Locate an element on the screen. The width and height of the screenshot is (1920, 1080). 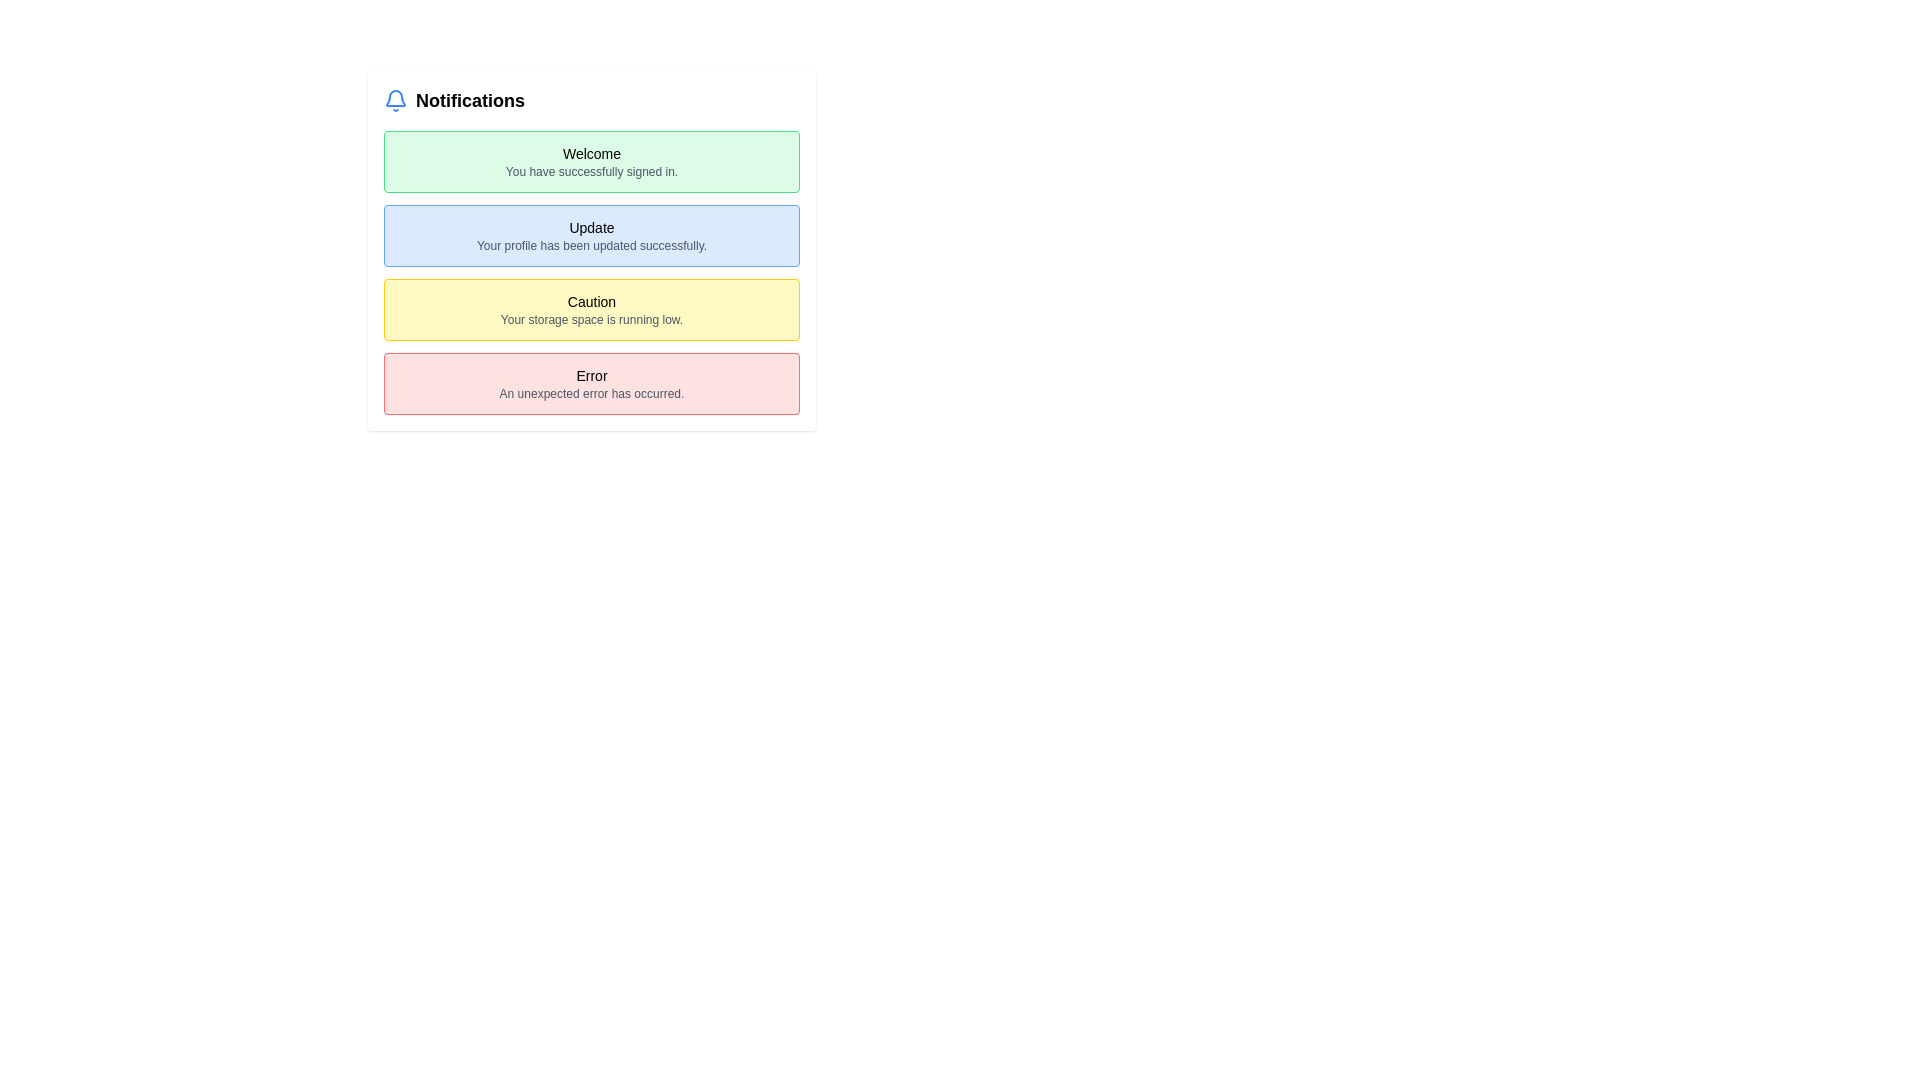
the second notification box that notifies the user about a profile update is located at coordinates (590, 249).